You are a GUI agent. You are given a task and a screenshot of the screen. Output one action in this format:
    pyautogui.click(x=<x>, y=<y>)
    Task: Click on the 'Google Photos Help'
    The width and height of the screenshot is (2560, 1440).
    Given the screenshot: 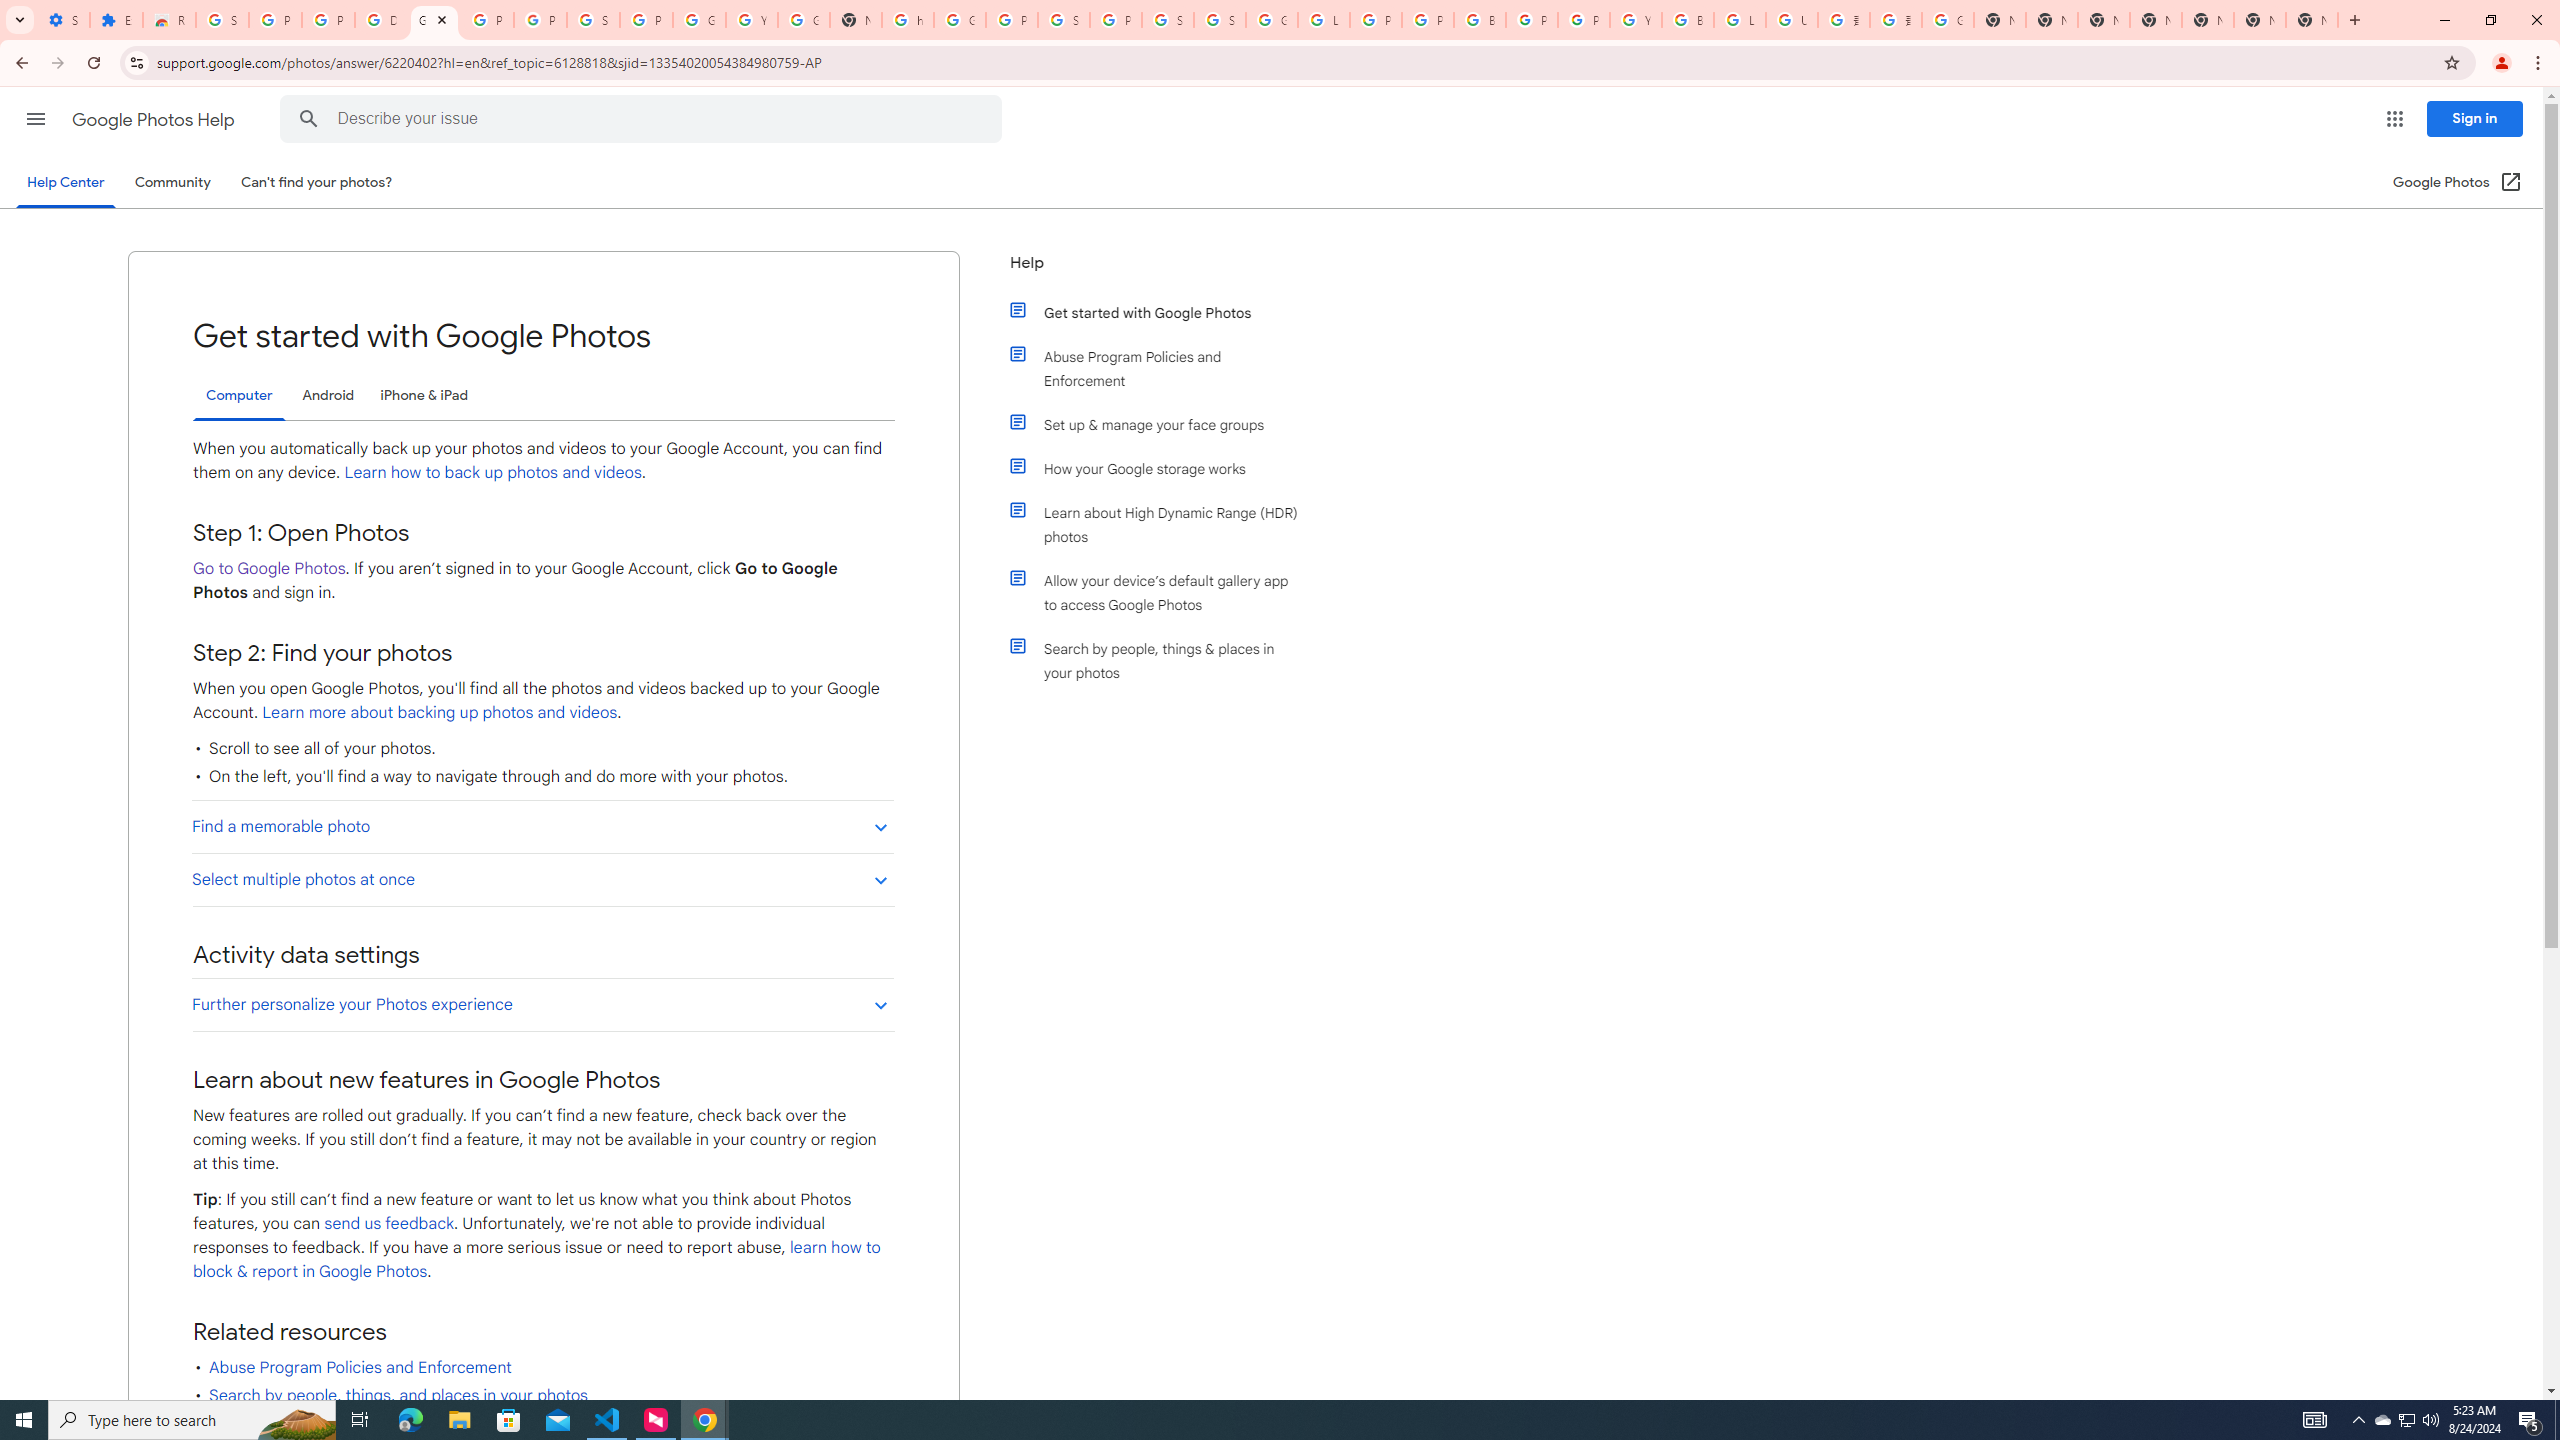 What is the action you would take?
    pyautogui.click(x=154, y=119)
    